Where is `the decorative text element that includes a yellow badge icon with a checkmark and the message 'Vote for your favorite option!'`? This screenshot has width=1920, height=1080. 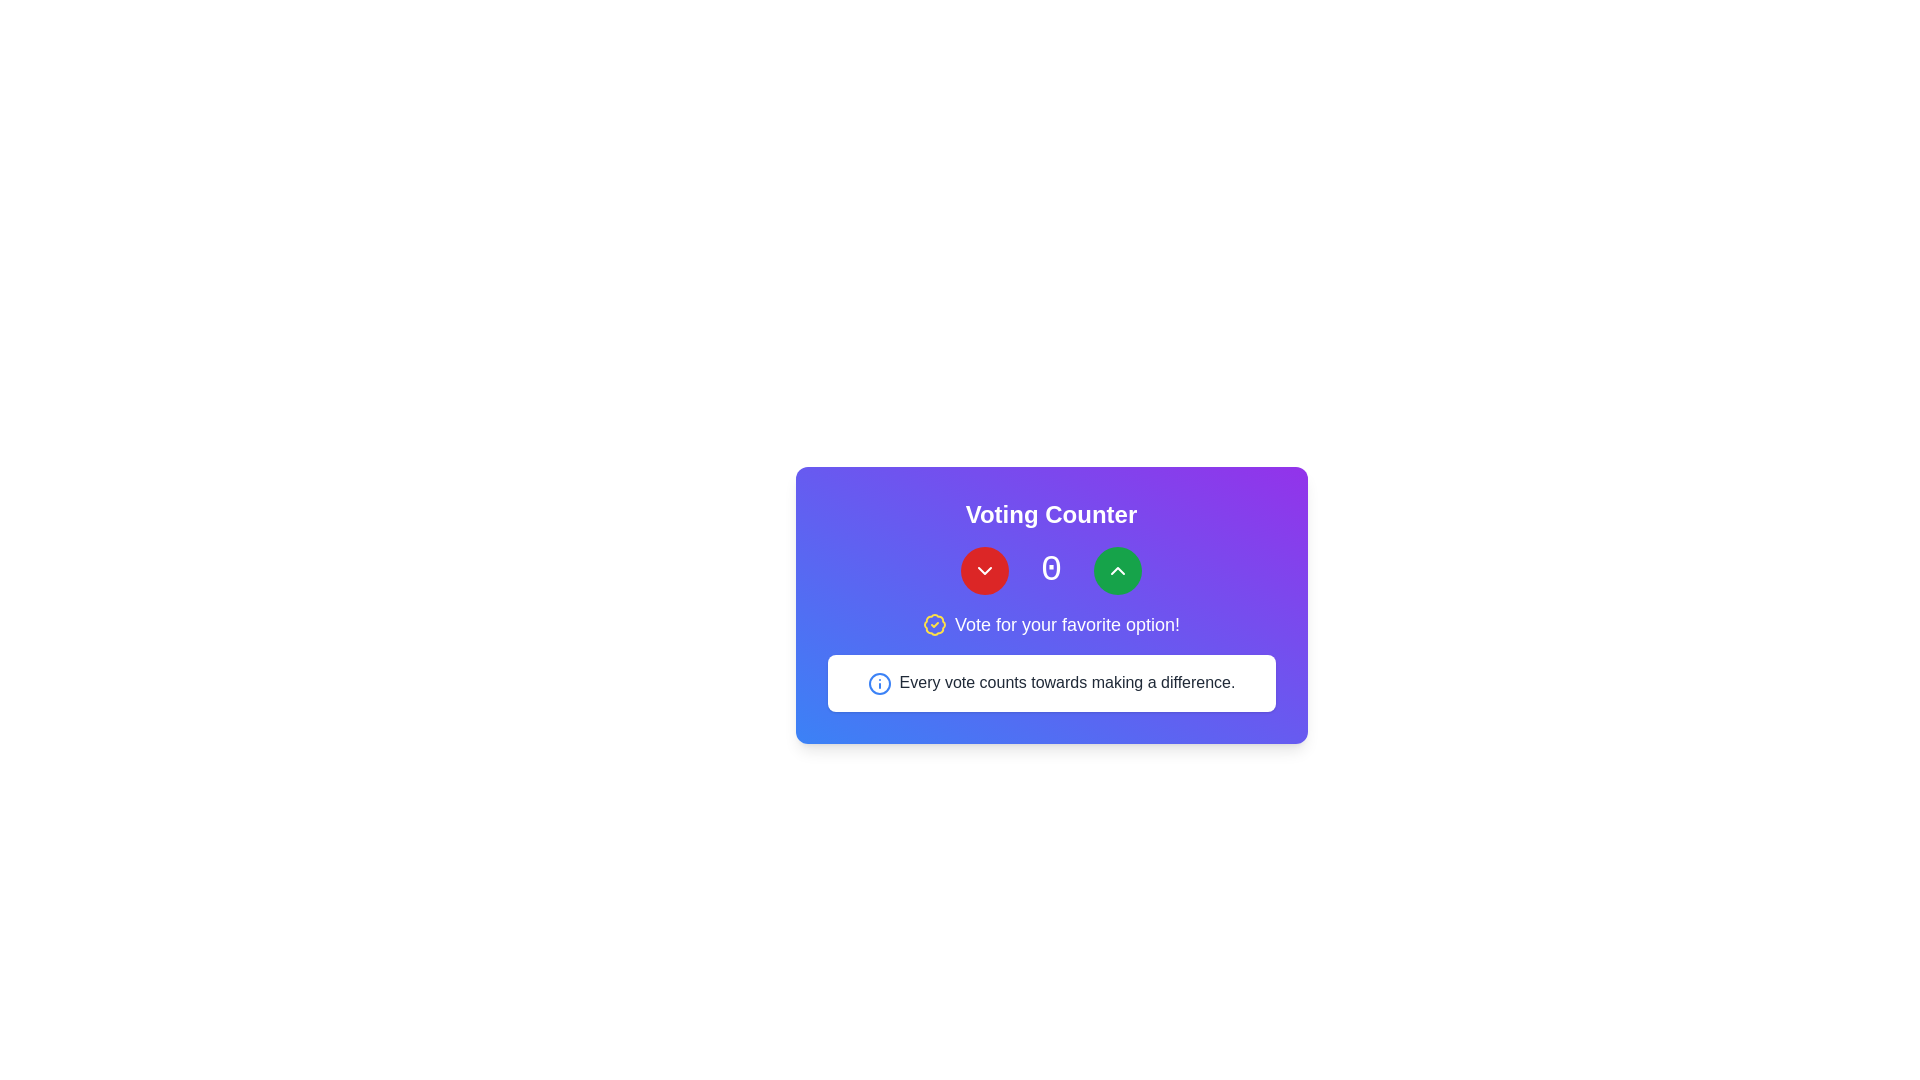
the decorative text element that includes a yellow badge icon with a checkmark and the message 'Vote for your favorite option!' is located at coordinates (1050, 623).